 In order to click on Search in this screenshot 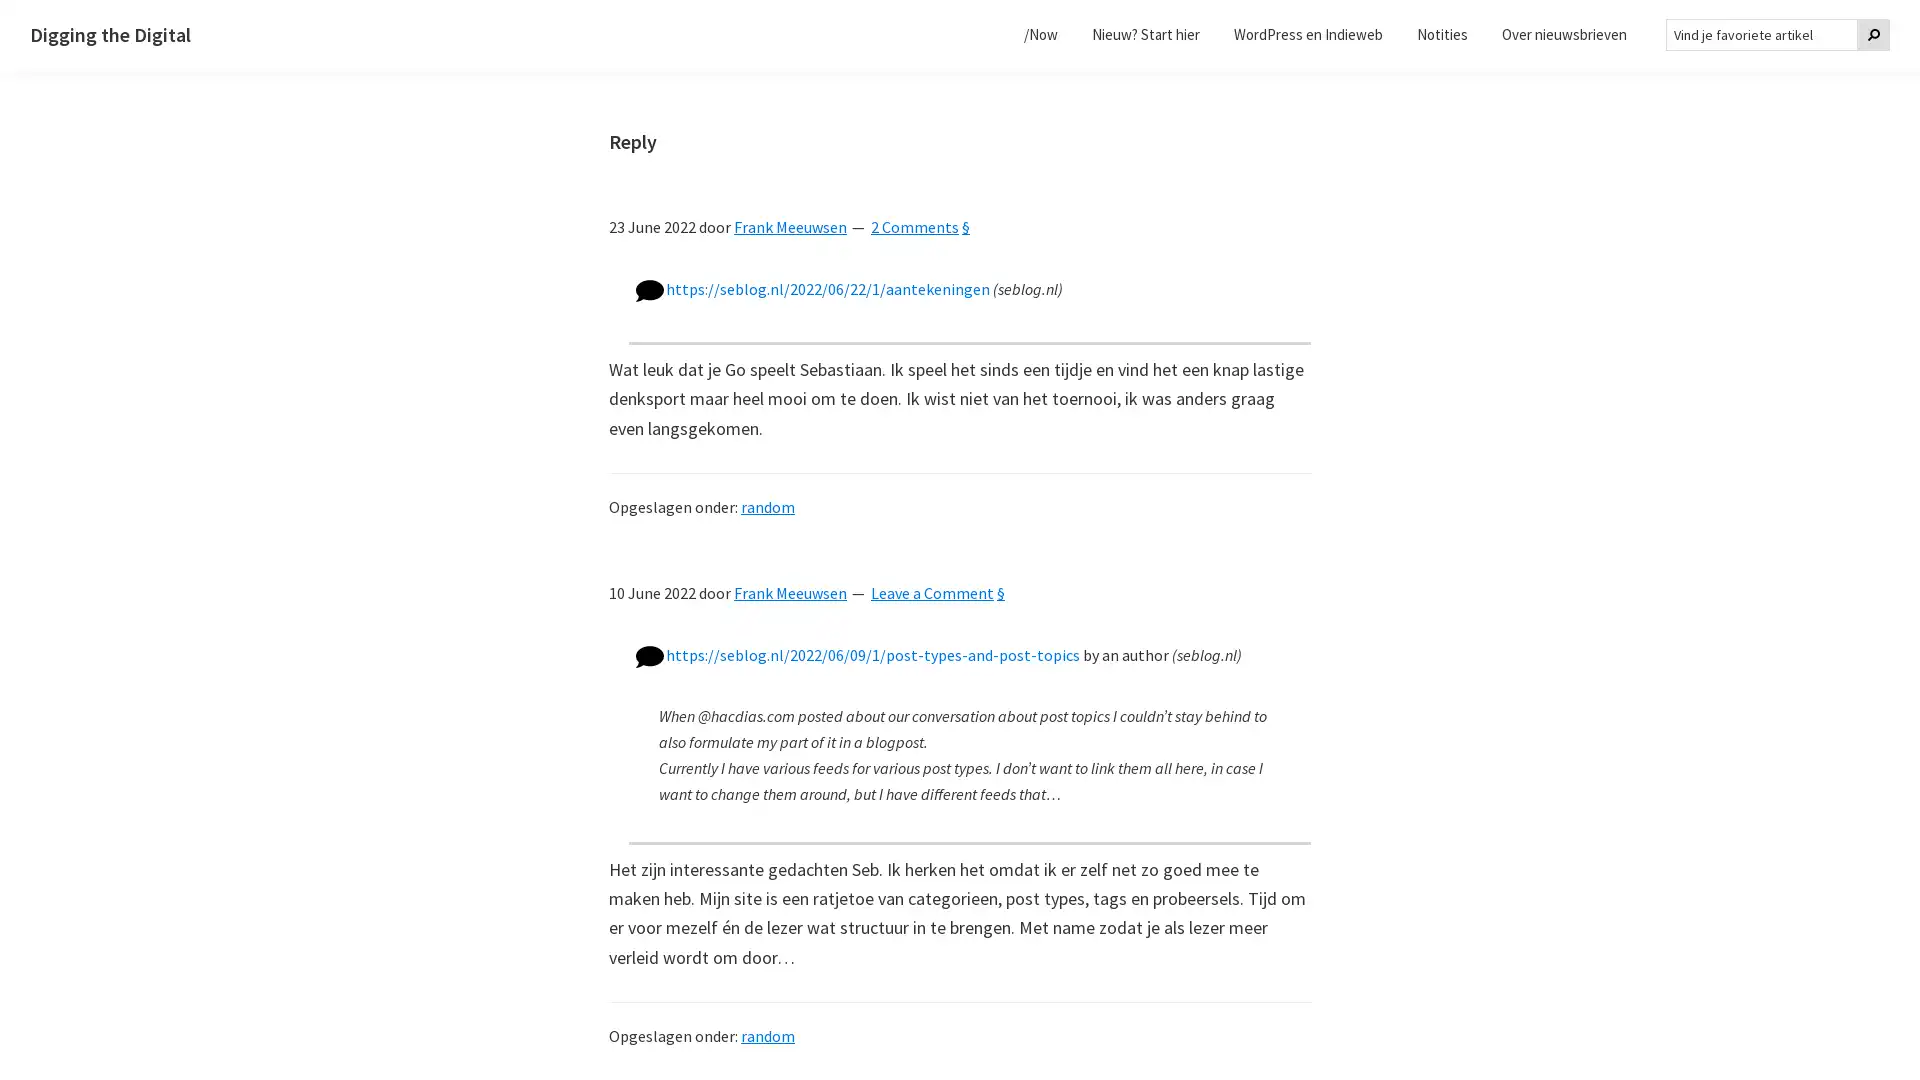, I will do `click(1872, 34)`.